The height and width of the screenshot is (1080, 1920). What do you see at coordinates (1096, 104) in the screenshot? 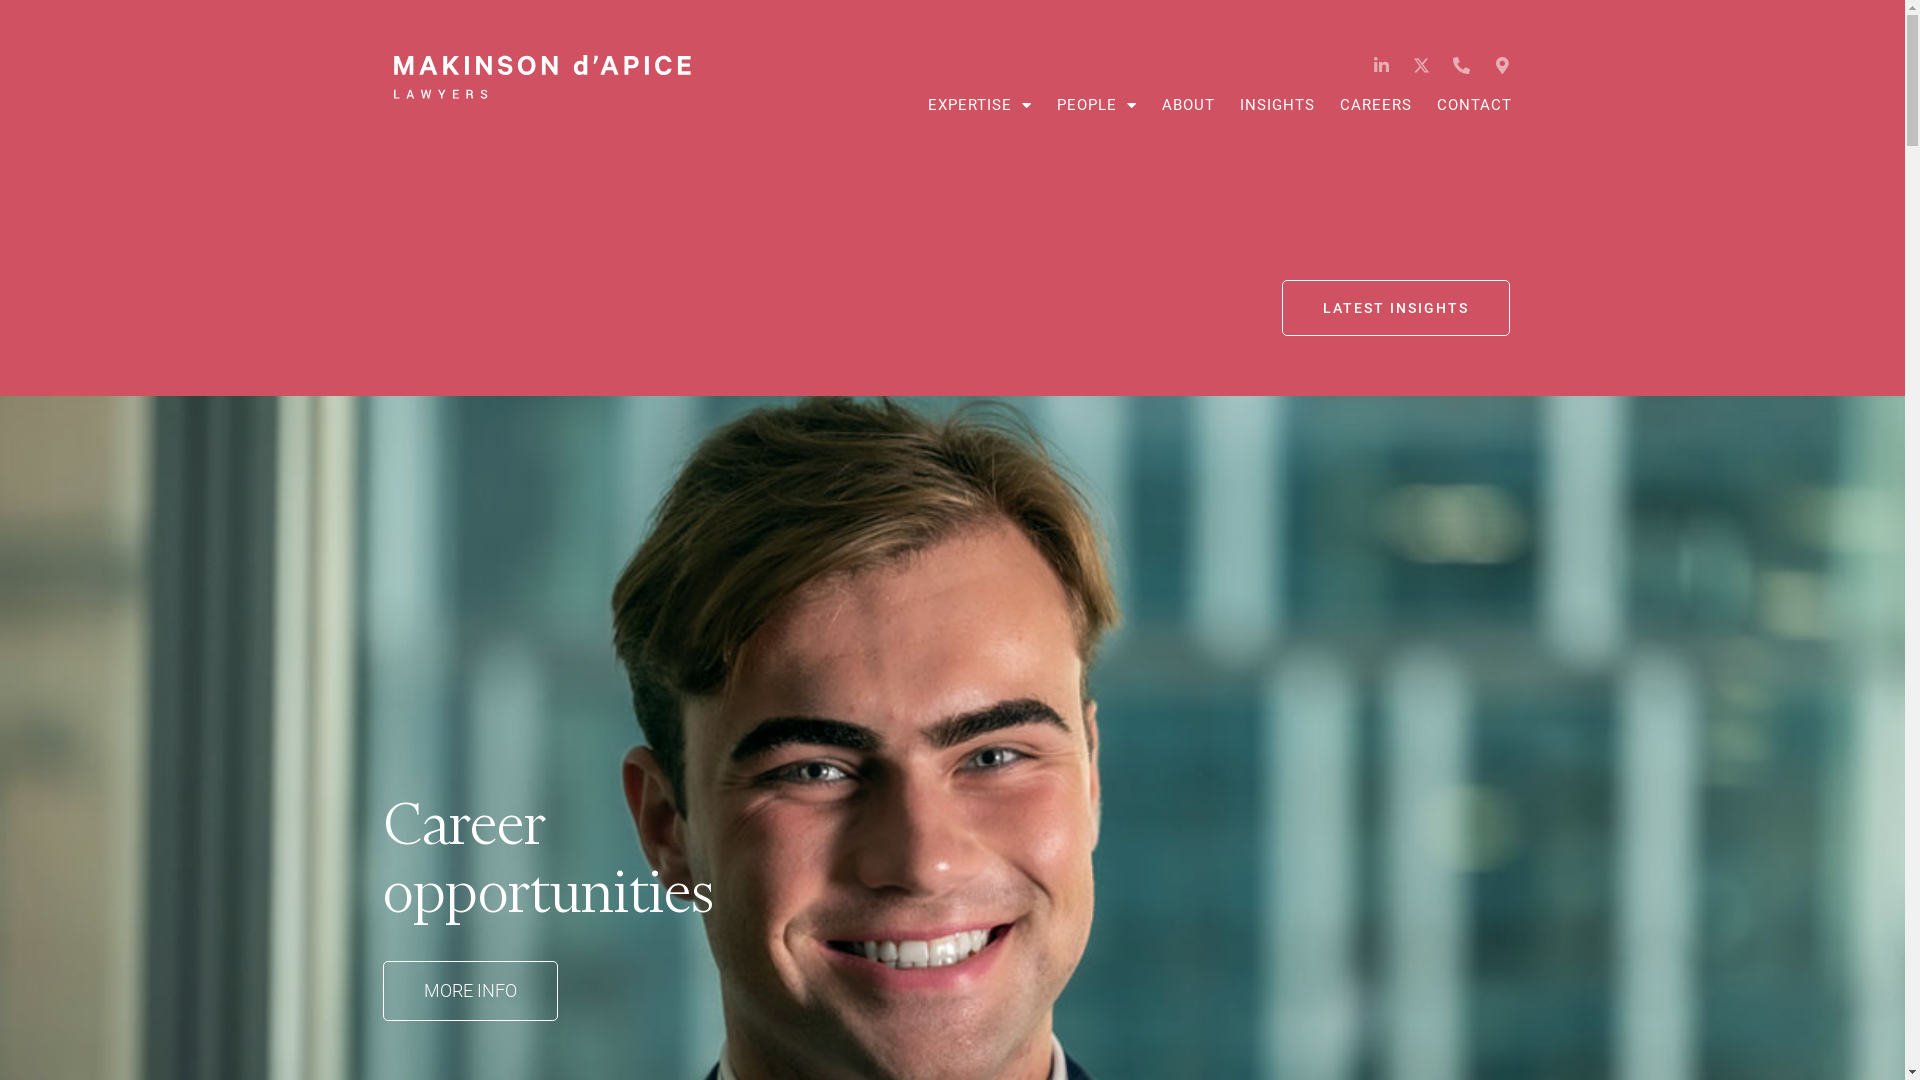
I see `'PEOPLE'` at bounding box center [1096, 104].